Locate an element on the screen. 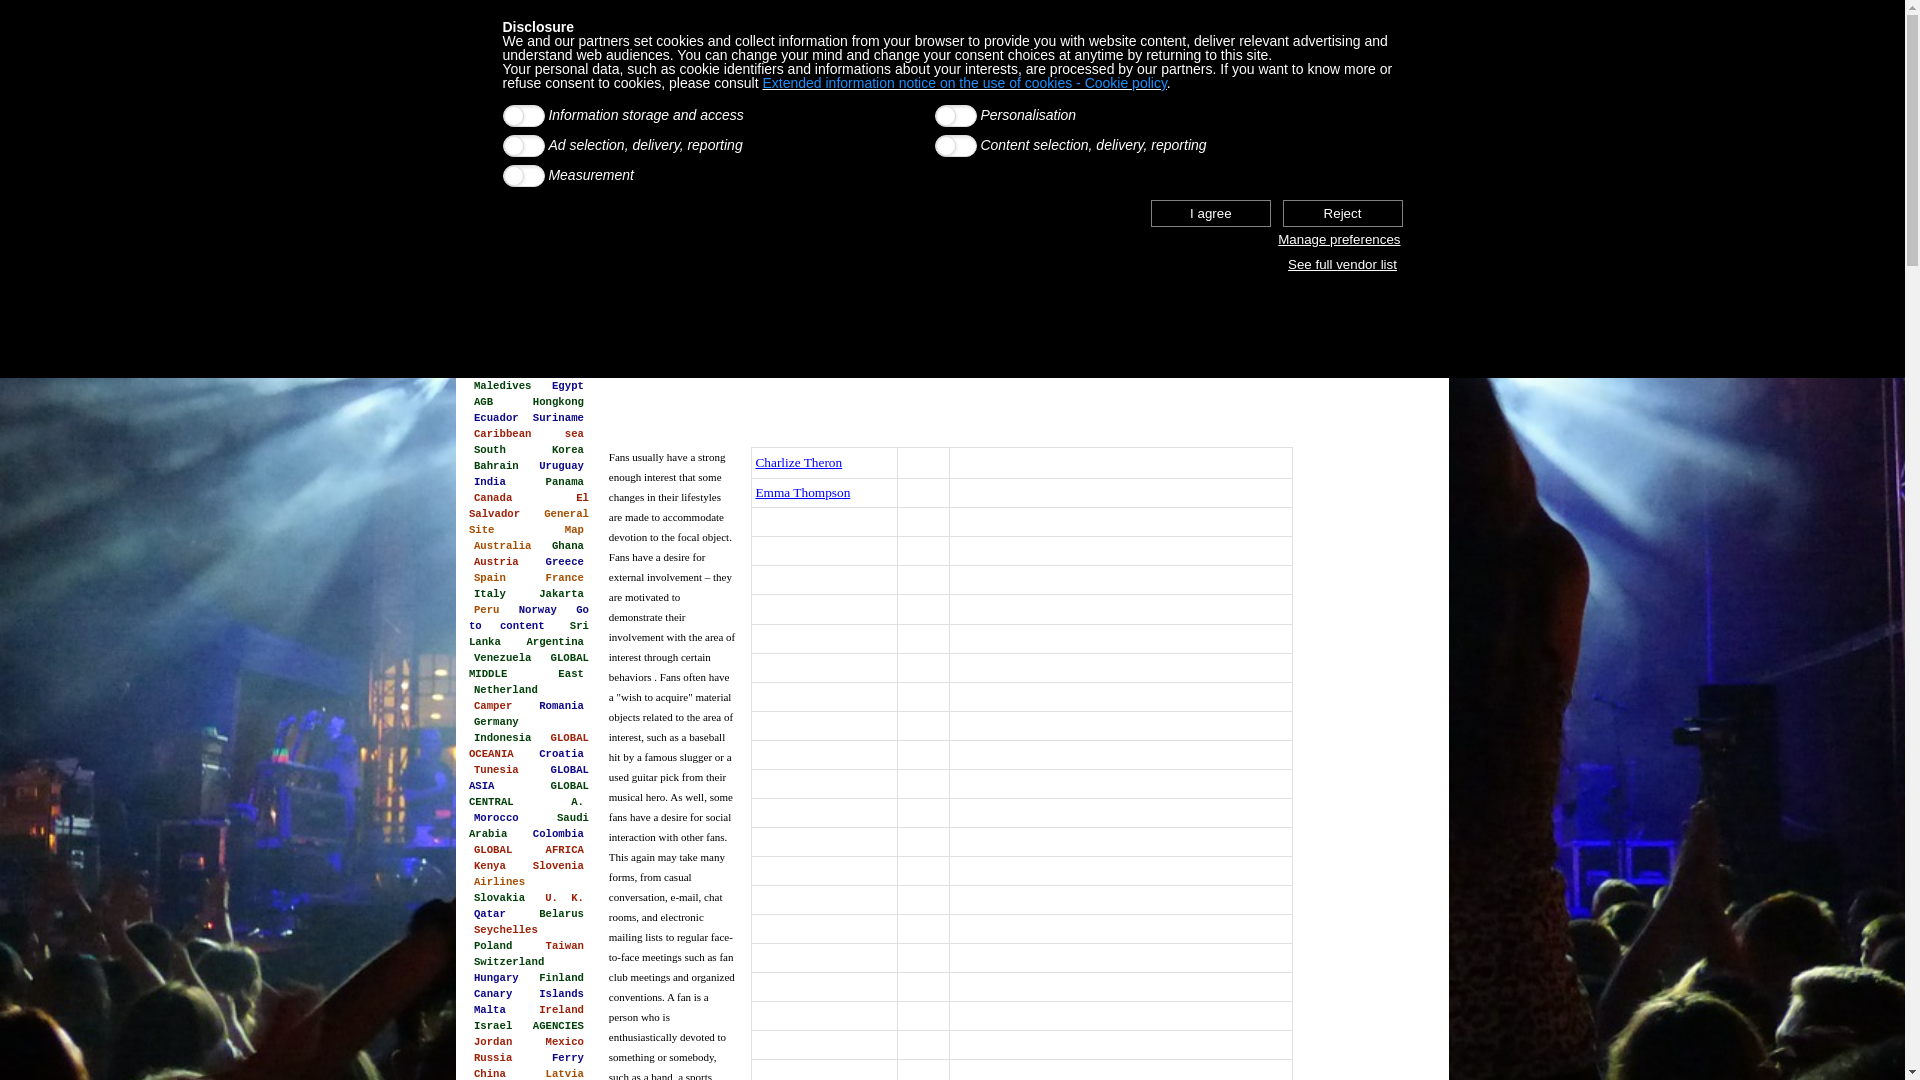  'Peru' is located at coordinates (486, 608).